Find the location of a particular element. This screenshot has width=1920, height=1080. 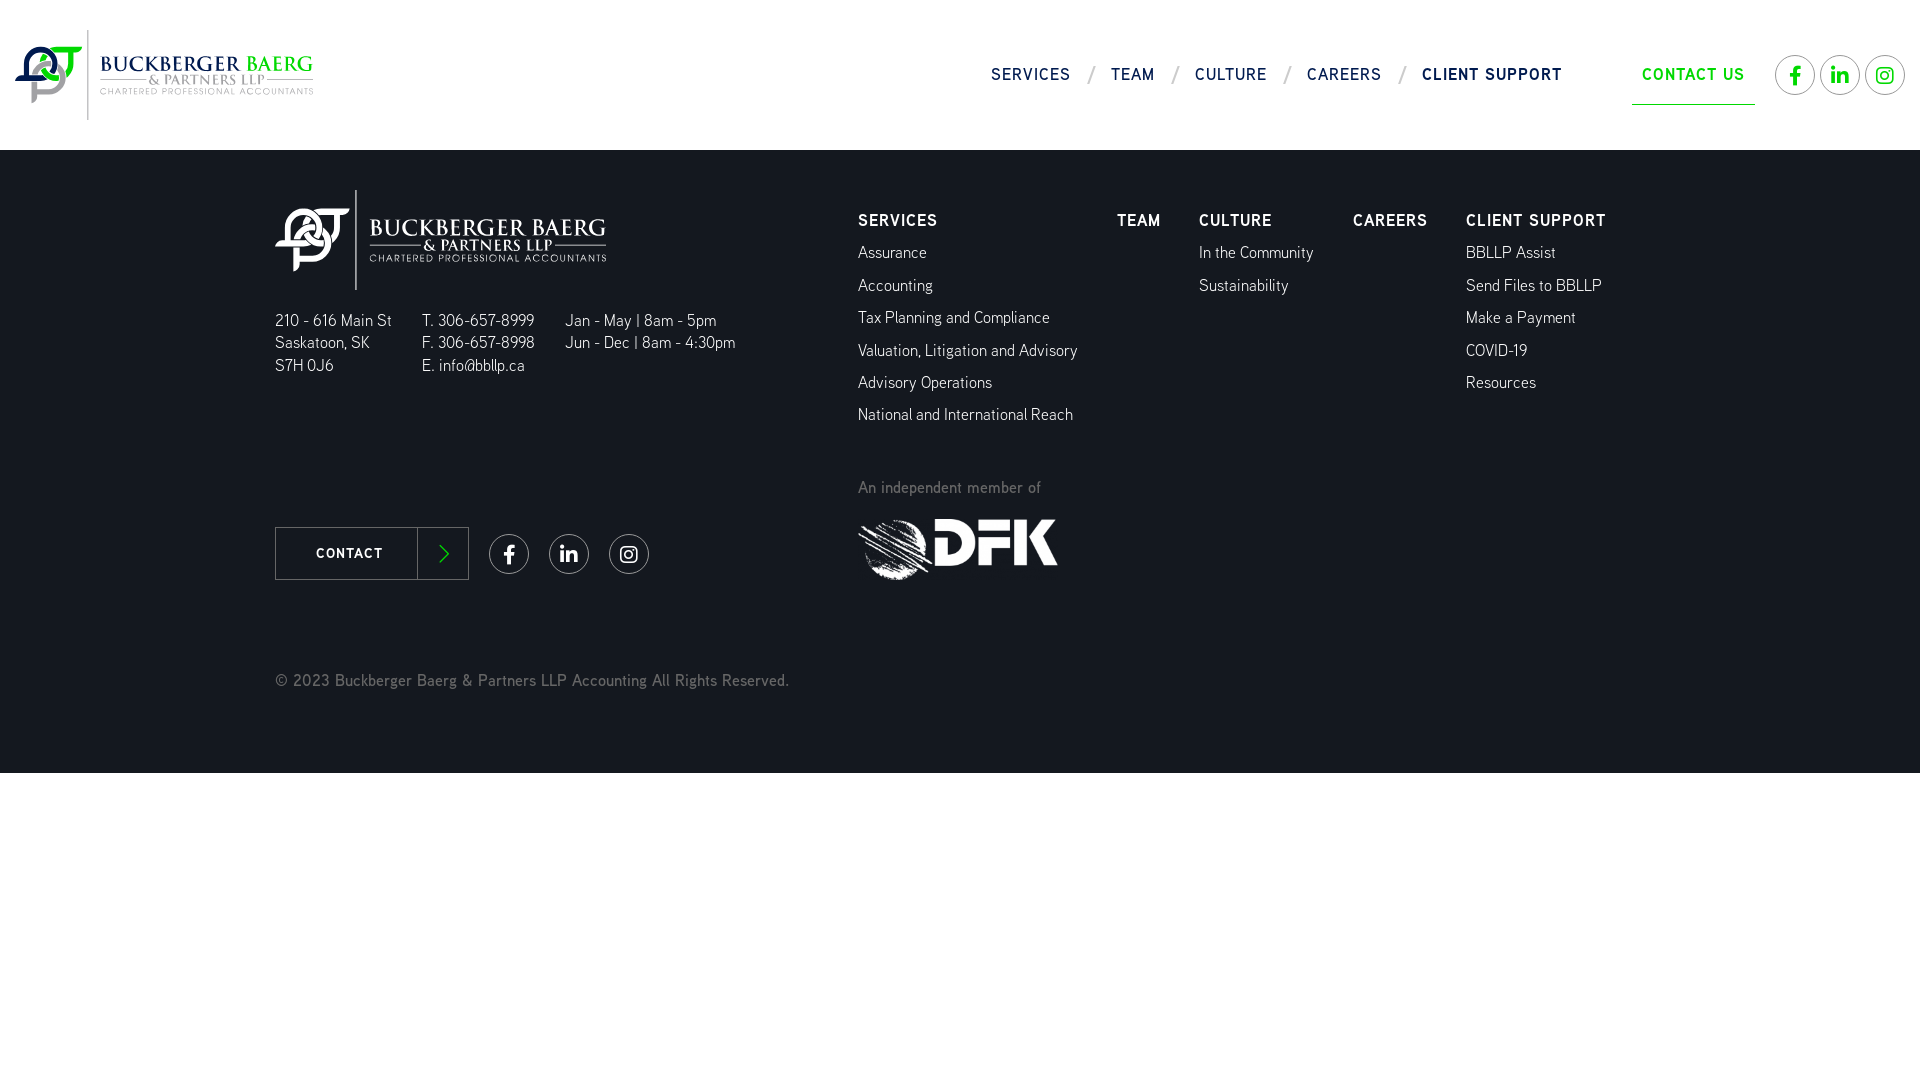

'CONTACT US' is located at coordinates (1692, 73).